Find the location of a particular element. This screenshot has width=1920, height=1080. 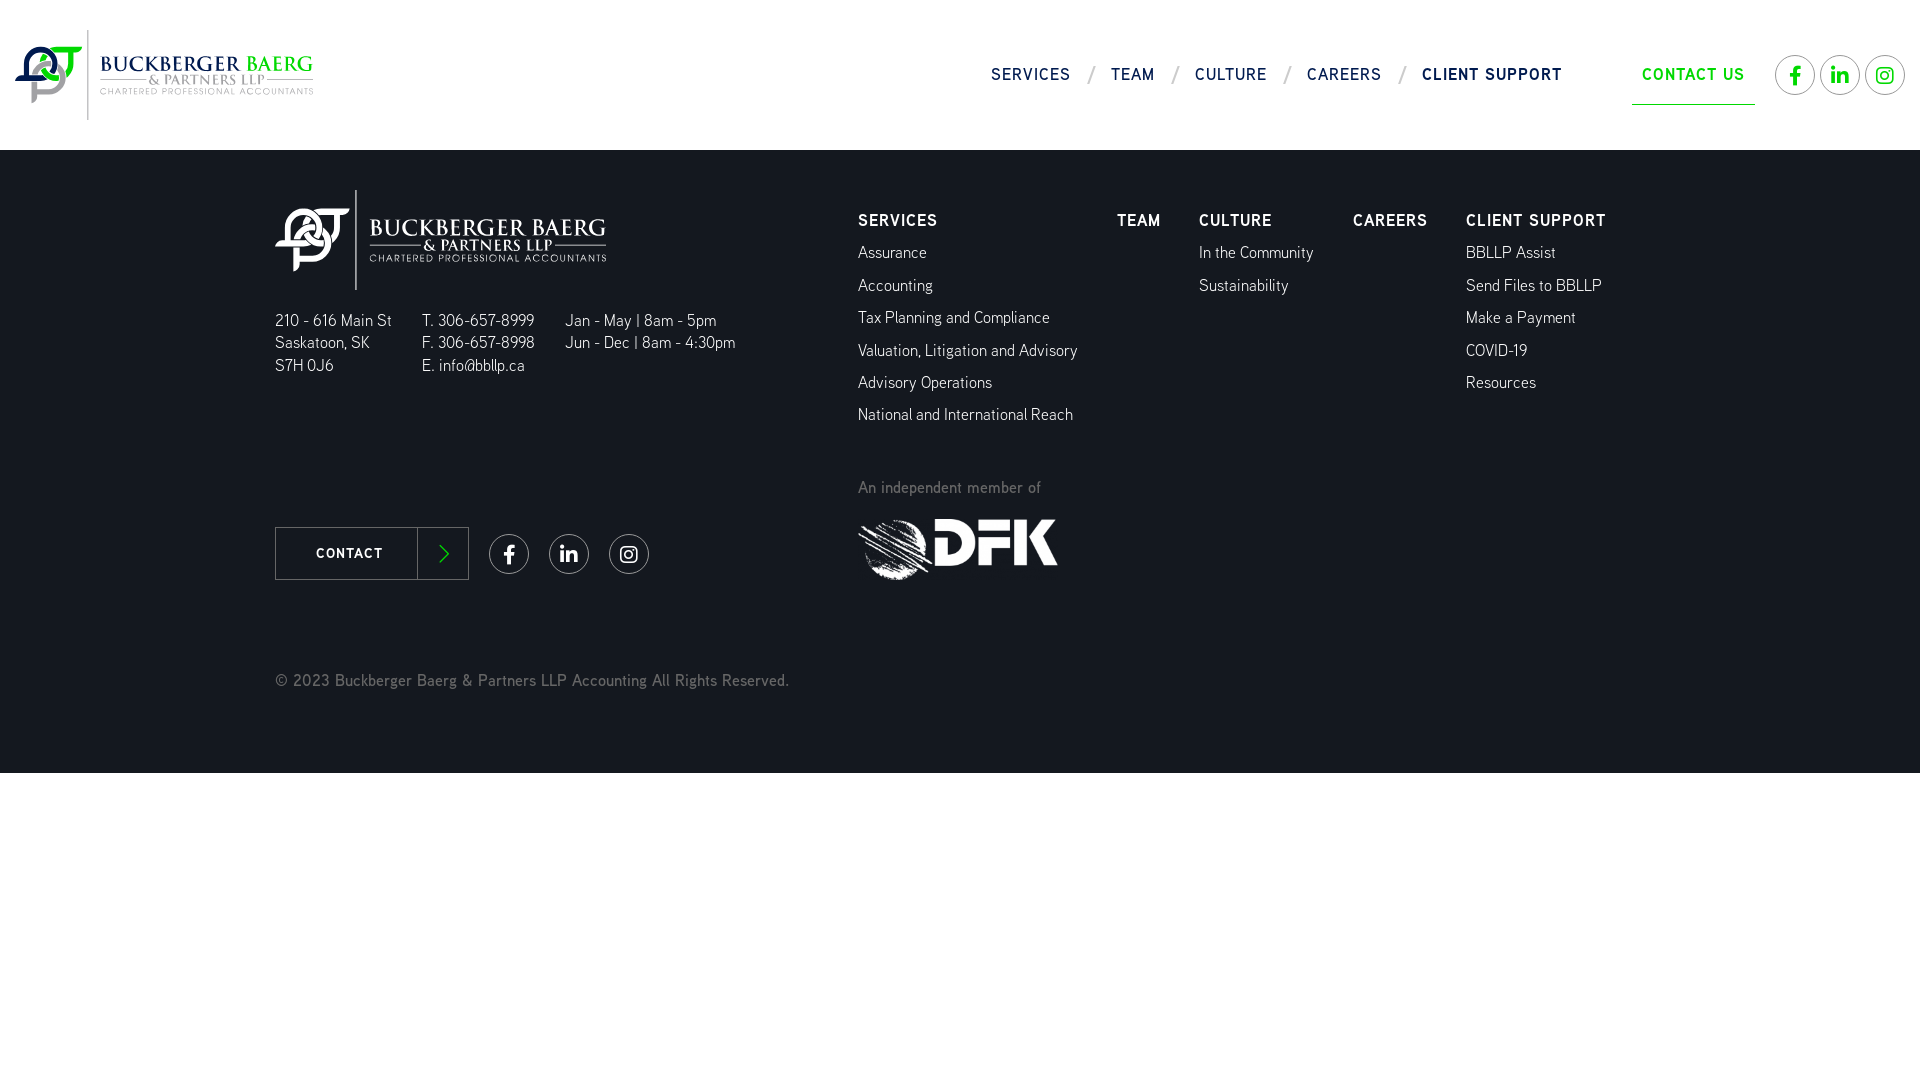

'CONTACT US' is located at coordinates (1692, 73).